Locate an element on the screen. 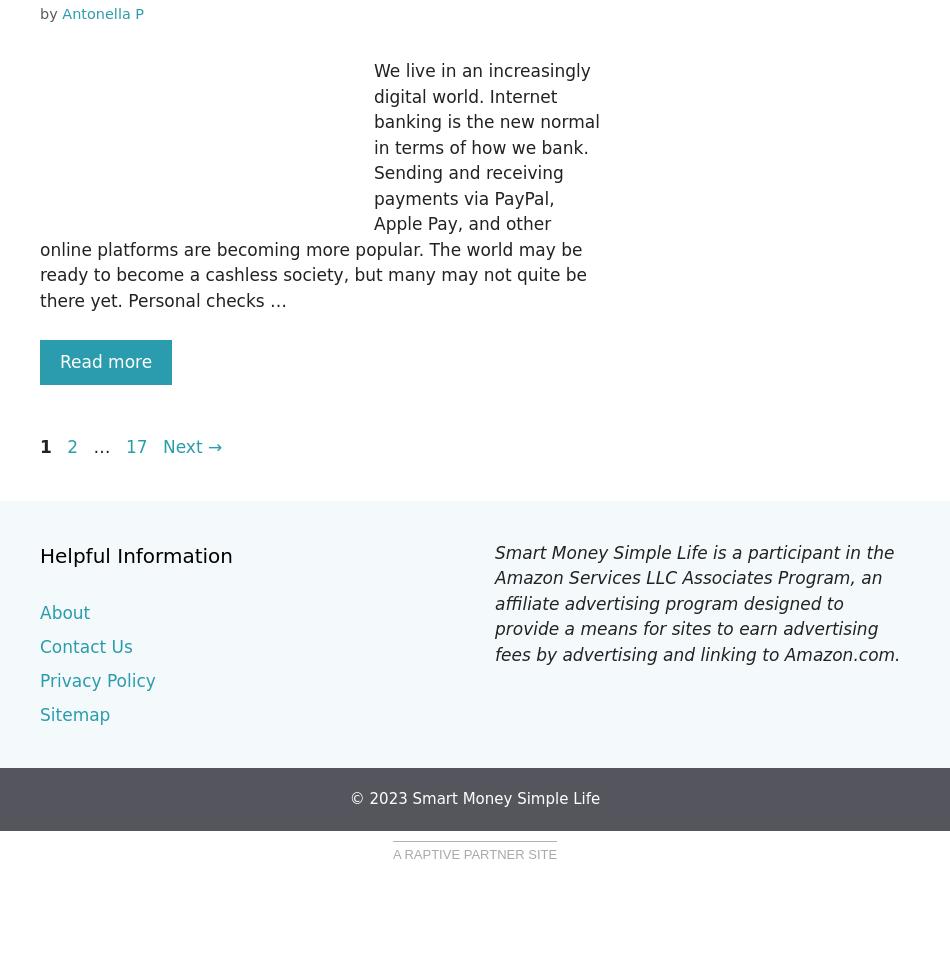  'Smart Money Simple Life is a participant in the Amazon Services LLC Associates Program, an affiliate advertising program designed to provide a means for sites to earn advertising fees by advertising and linking to Amazon.com.' is located at coordinates (697, 602).